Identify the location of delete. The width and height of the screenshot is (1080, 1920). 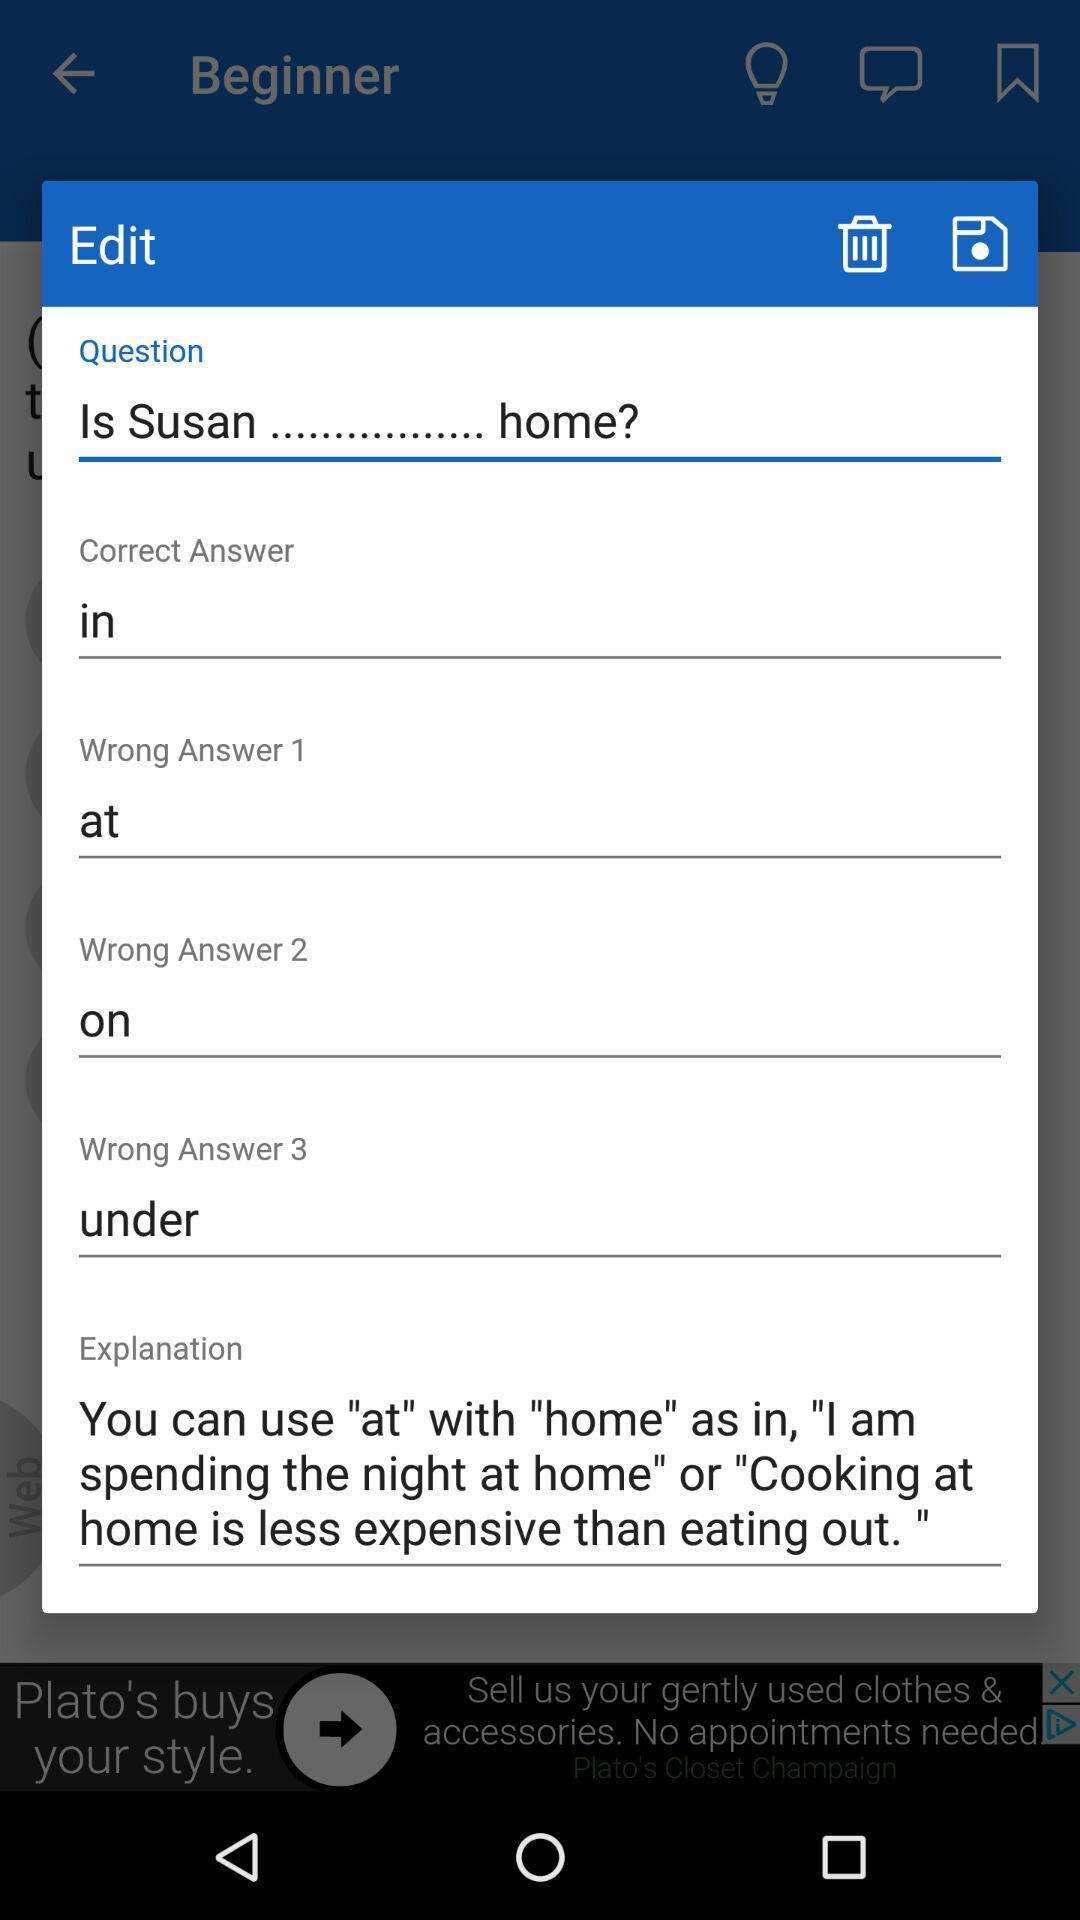
(863, 242).